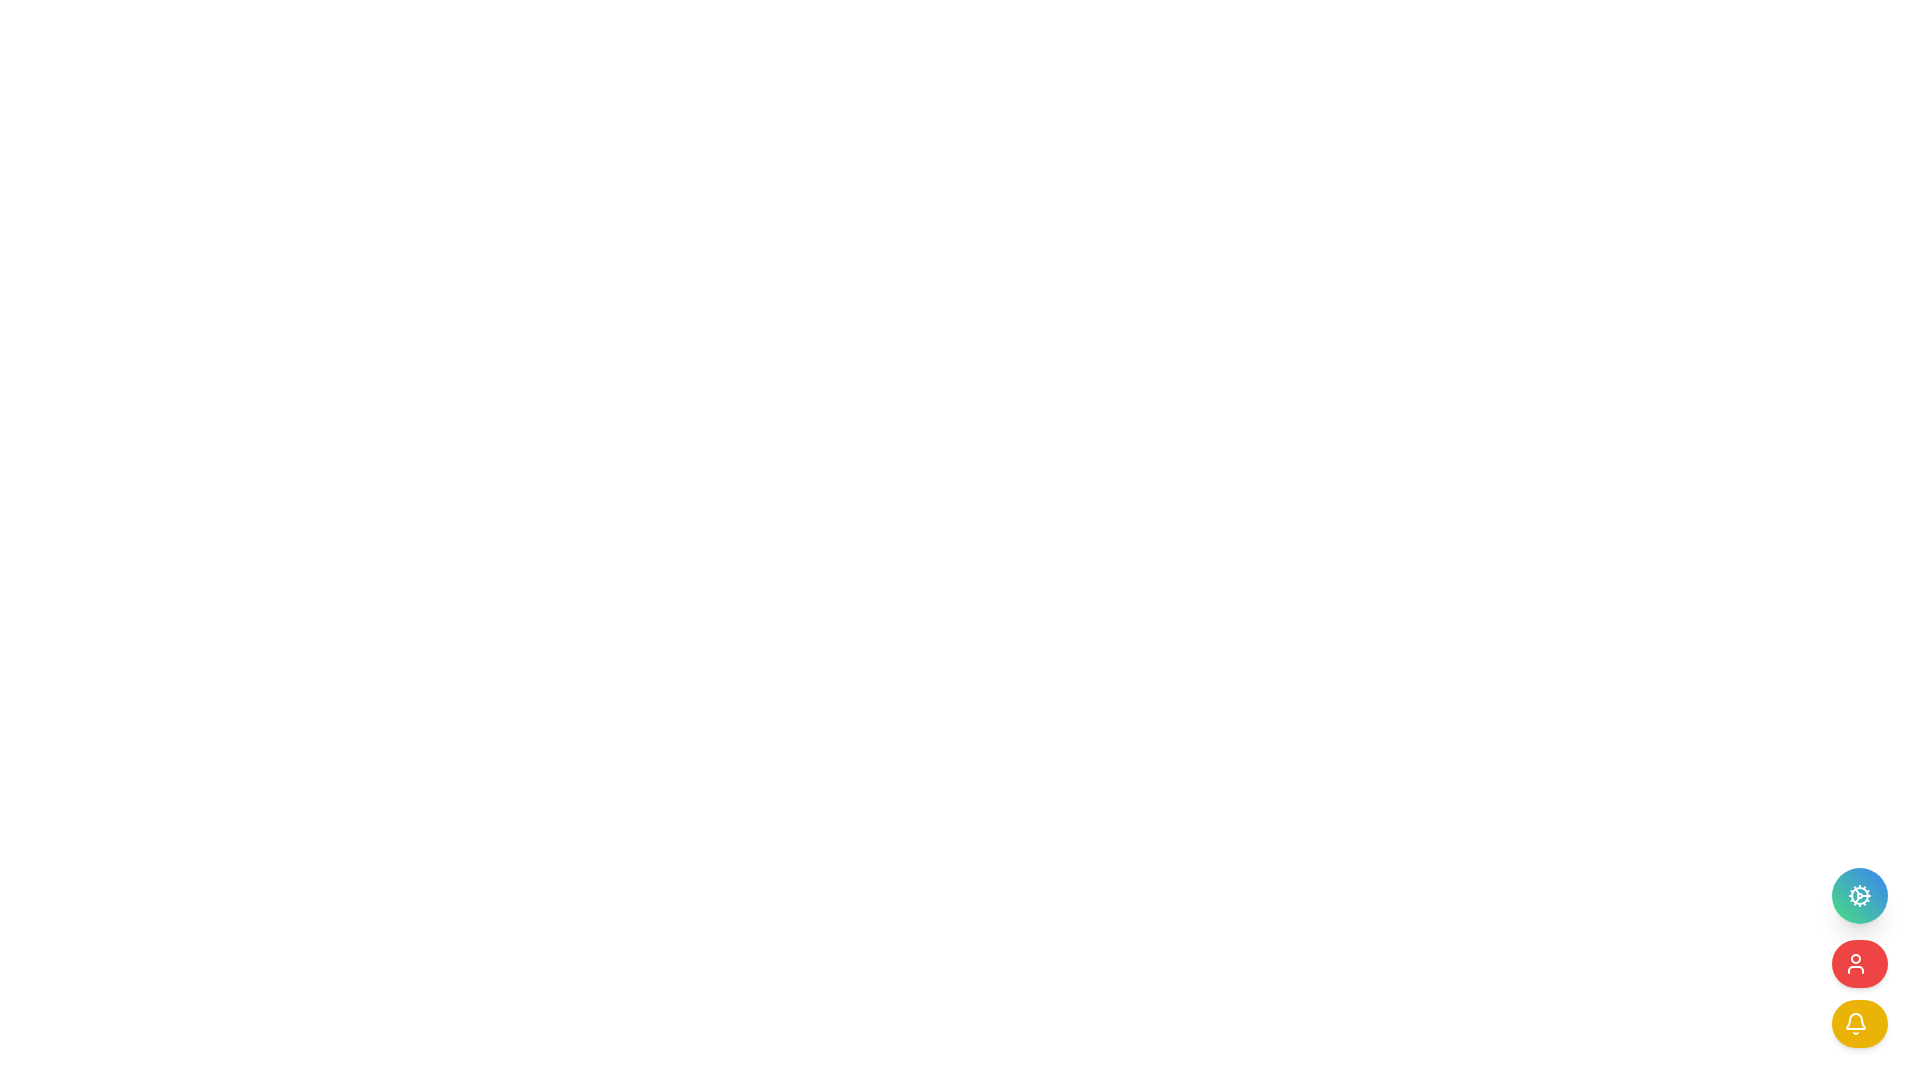  Describe the element at coordinates (1855, 1021) in the screenshot. I see `the bell icon located at the lower right side of the interface, which serves as a notification indicator for alerts or messages` at that location.